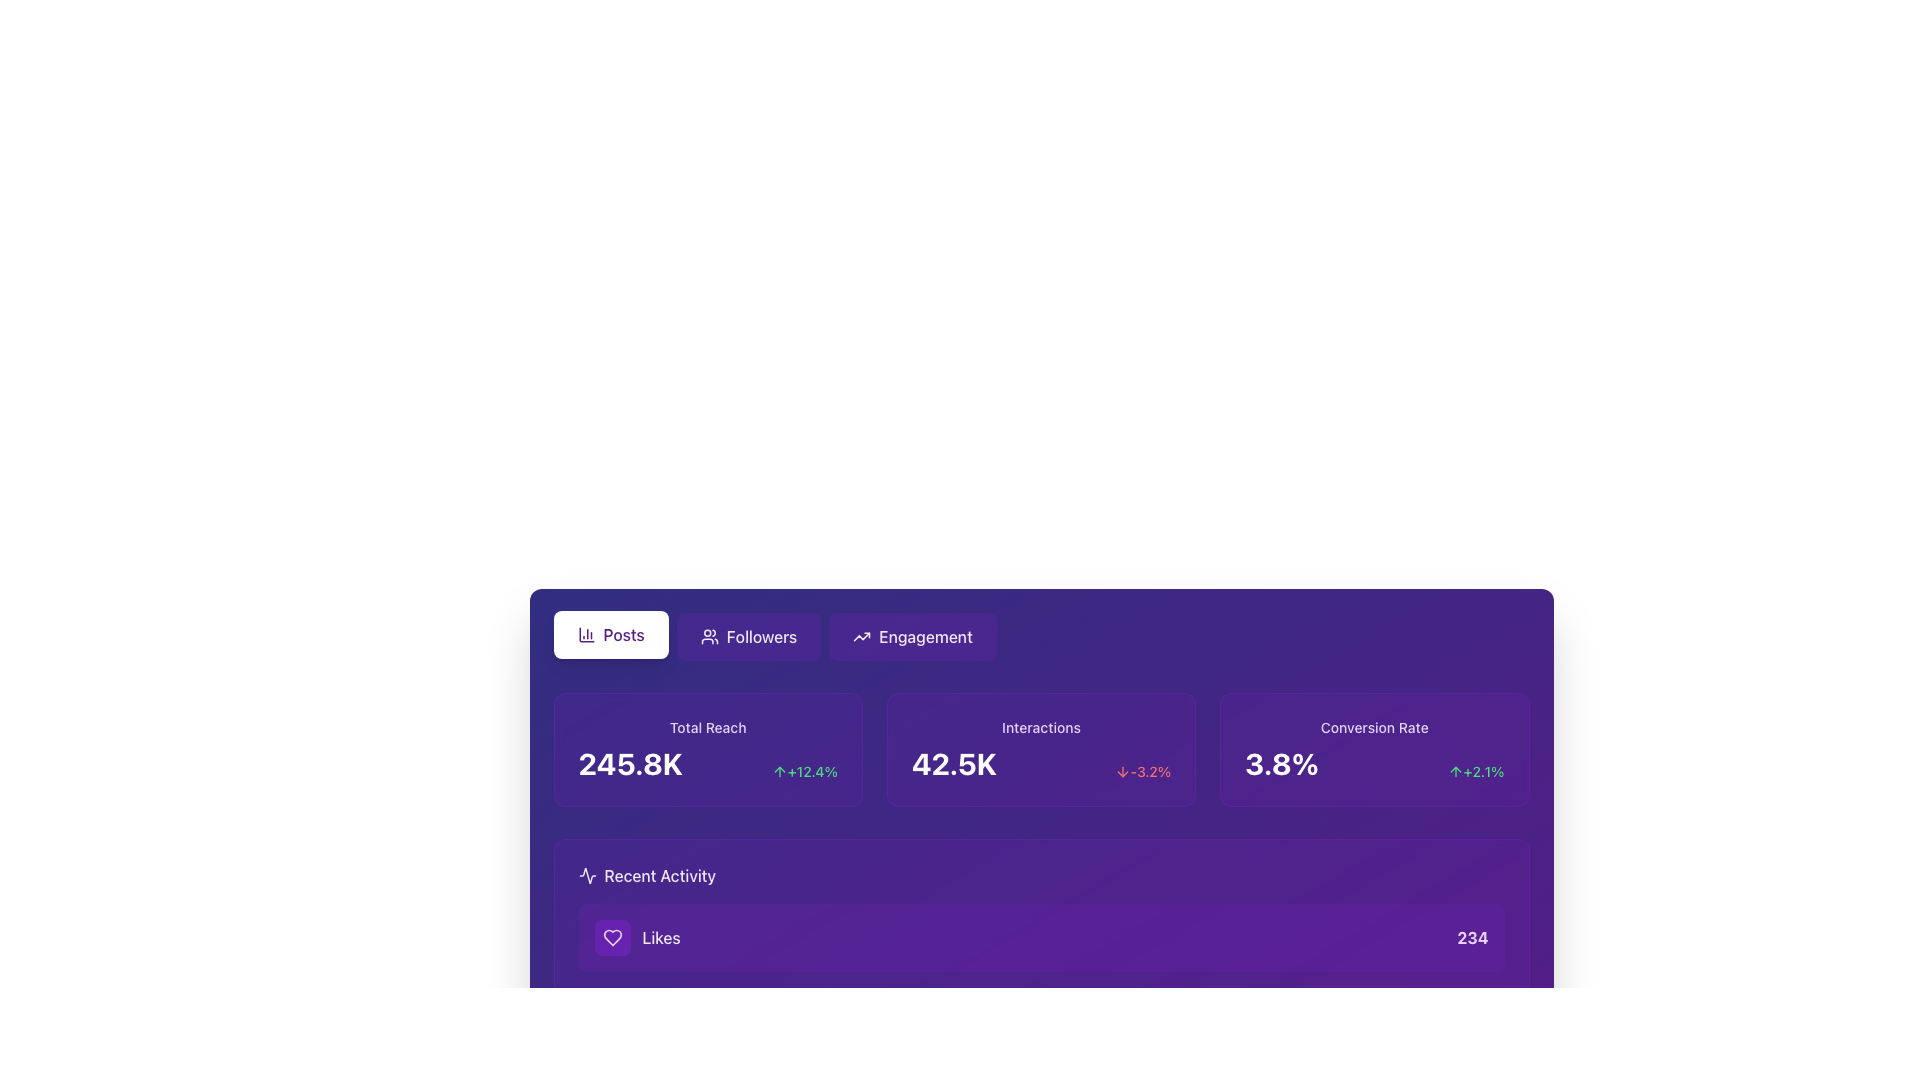 The width and height of the screenshot is (1920, 1080). What do you see at coordinates (1455, 770) in the screenshot?
I see `the green upward arrow icon located to the left of the text '+2.1%' in the bottom-right card of the dashboard` at bounding box center [1455, 770].